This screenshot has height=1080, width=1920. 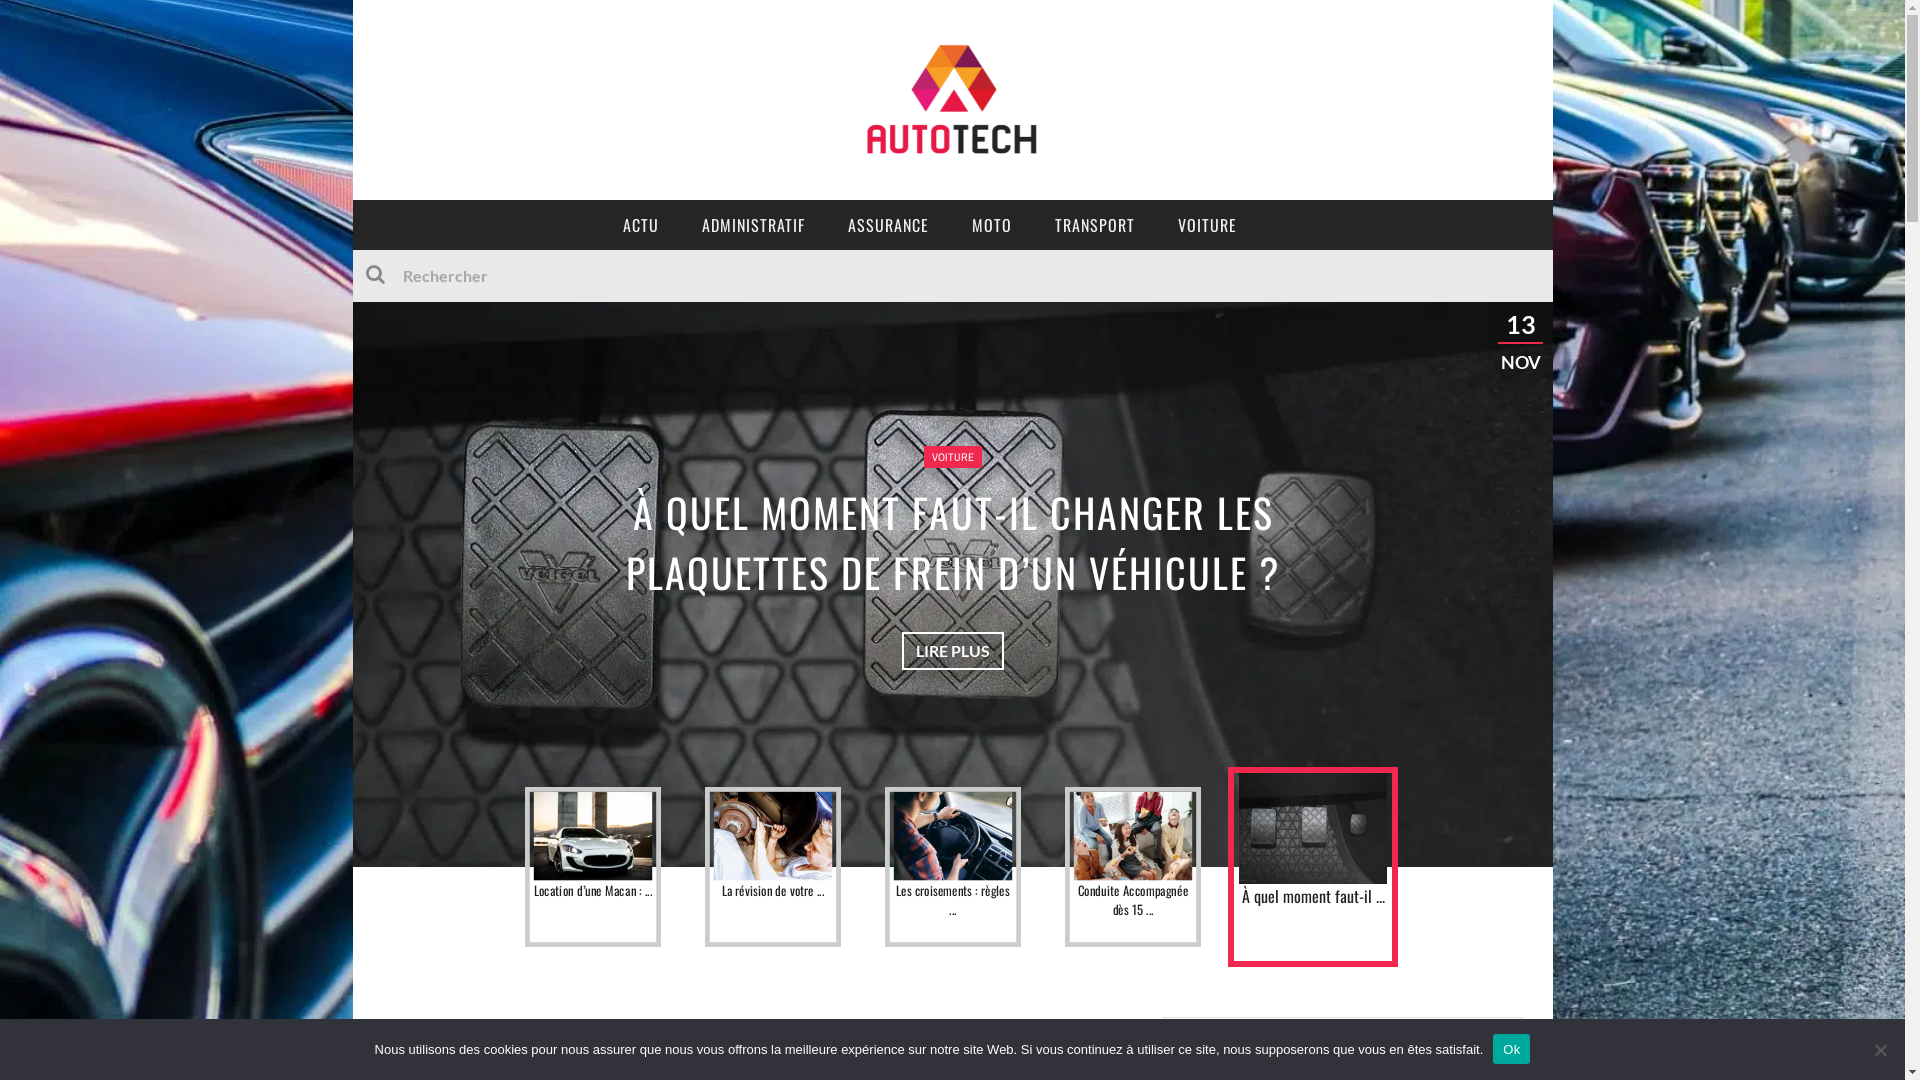 What do you see at coordinates (752, 224) in the screenshot?
I see `'ADMINISTRATIF'` at bounding box center [752, 224].